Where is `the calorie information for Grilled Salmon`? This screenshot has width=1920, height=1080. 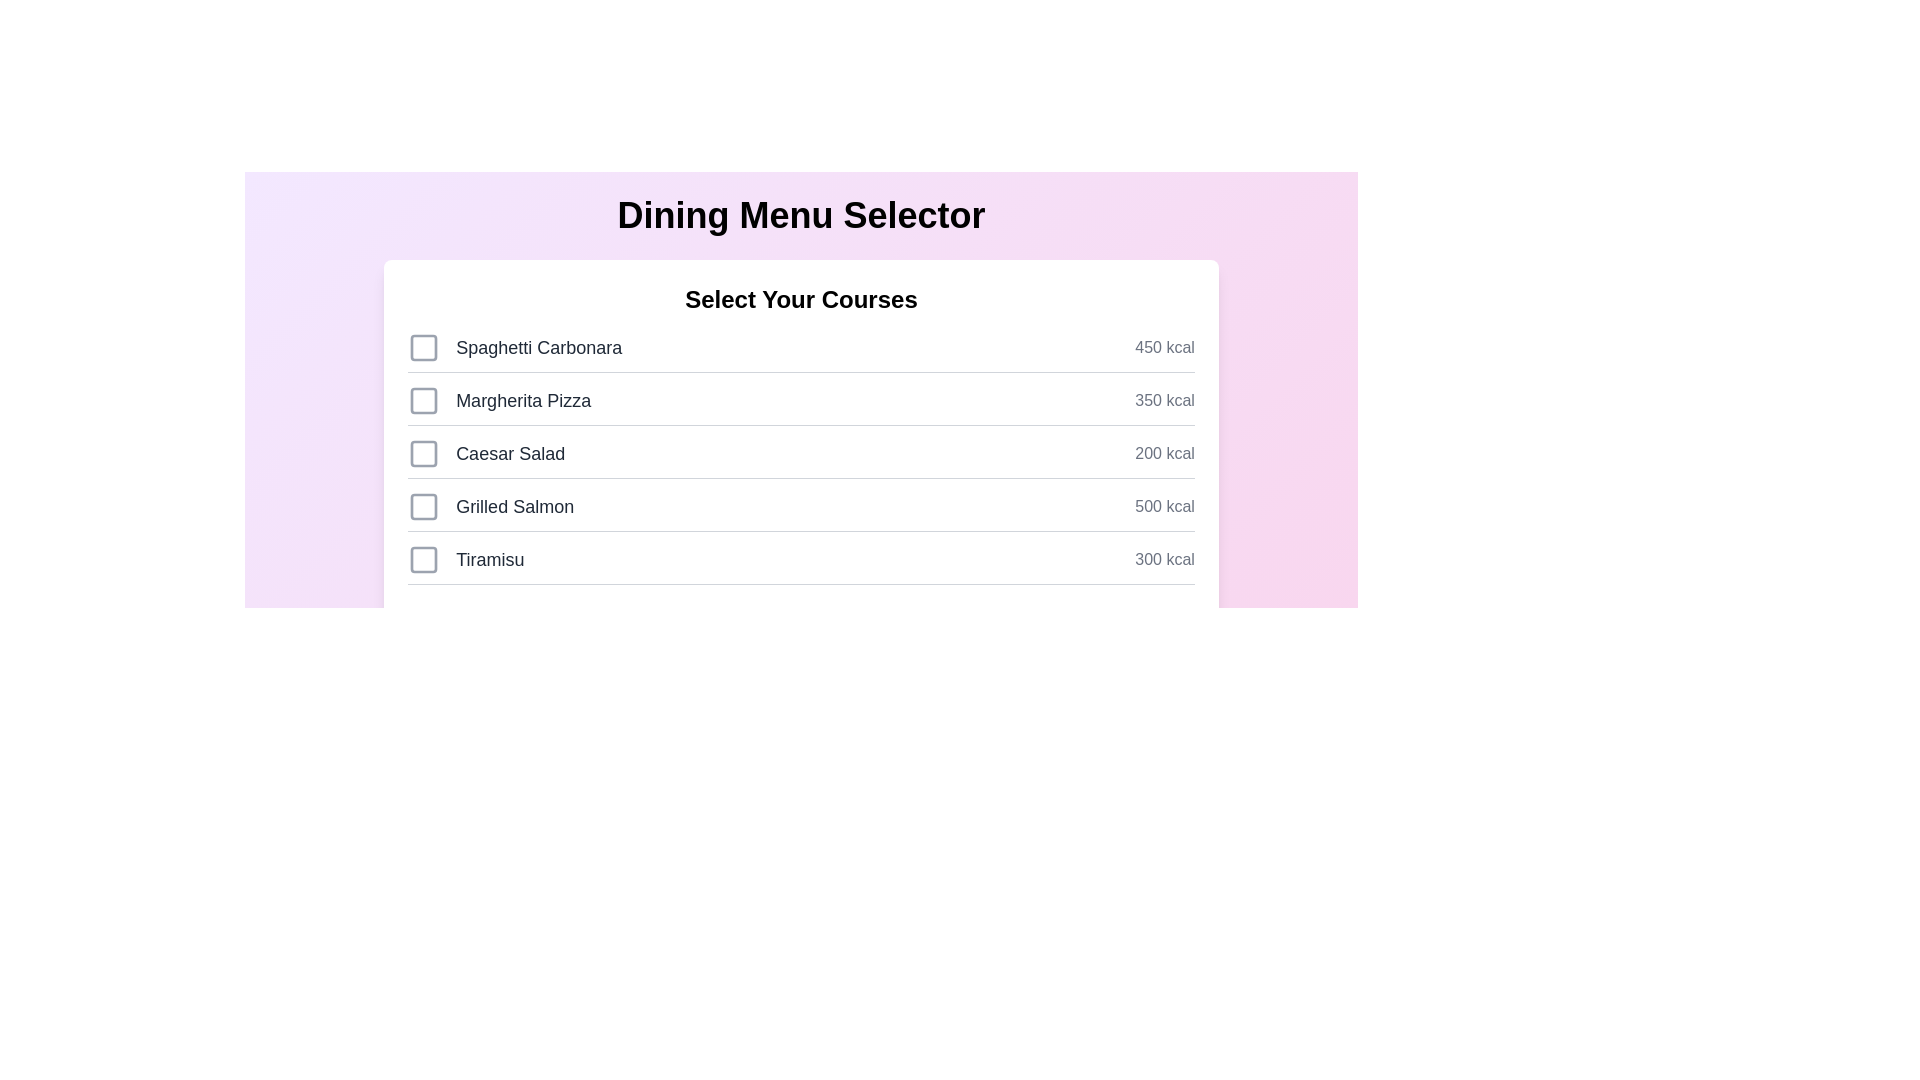
the calorie information for Grilled Salmon is located at coordinates (1165, 505).